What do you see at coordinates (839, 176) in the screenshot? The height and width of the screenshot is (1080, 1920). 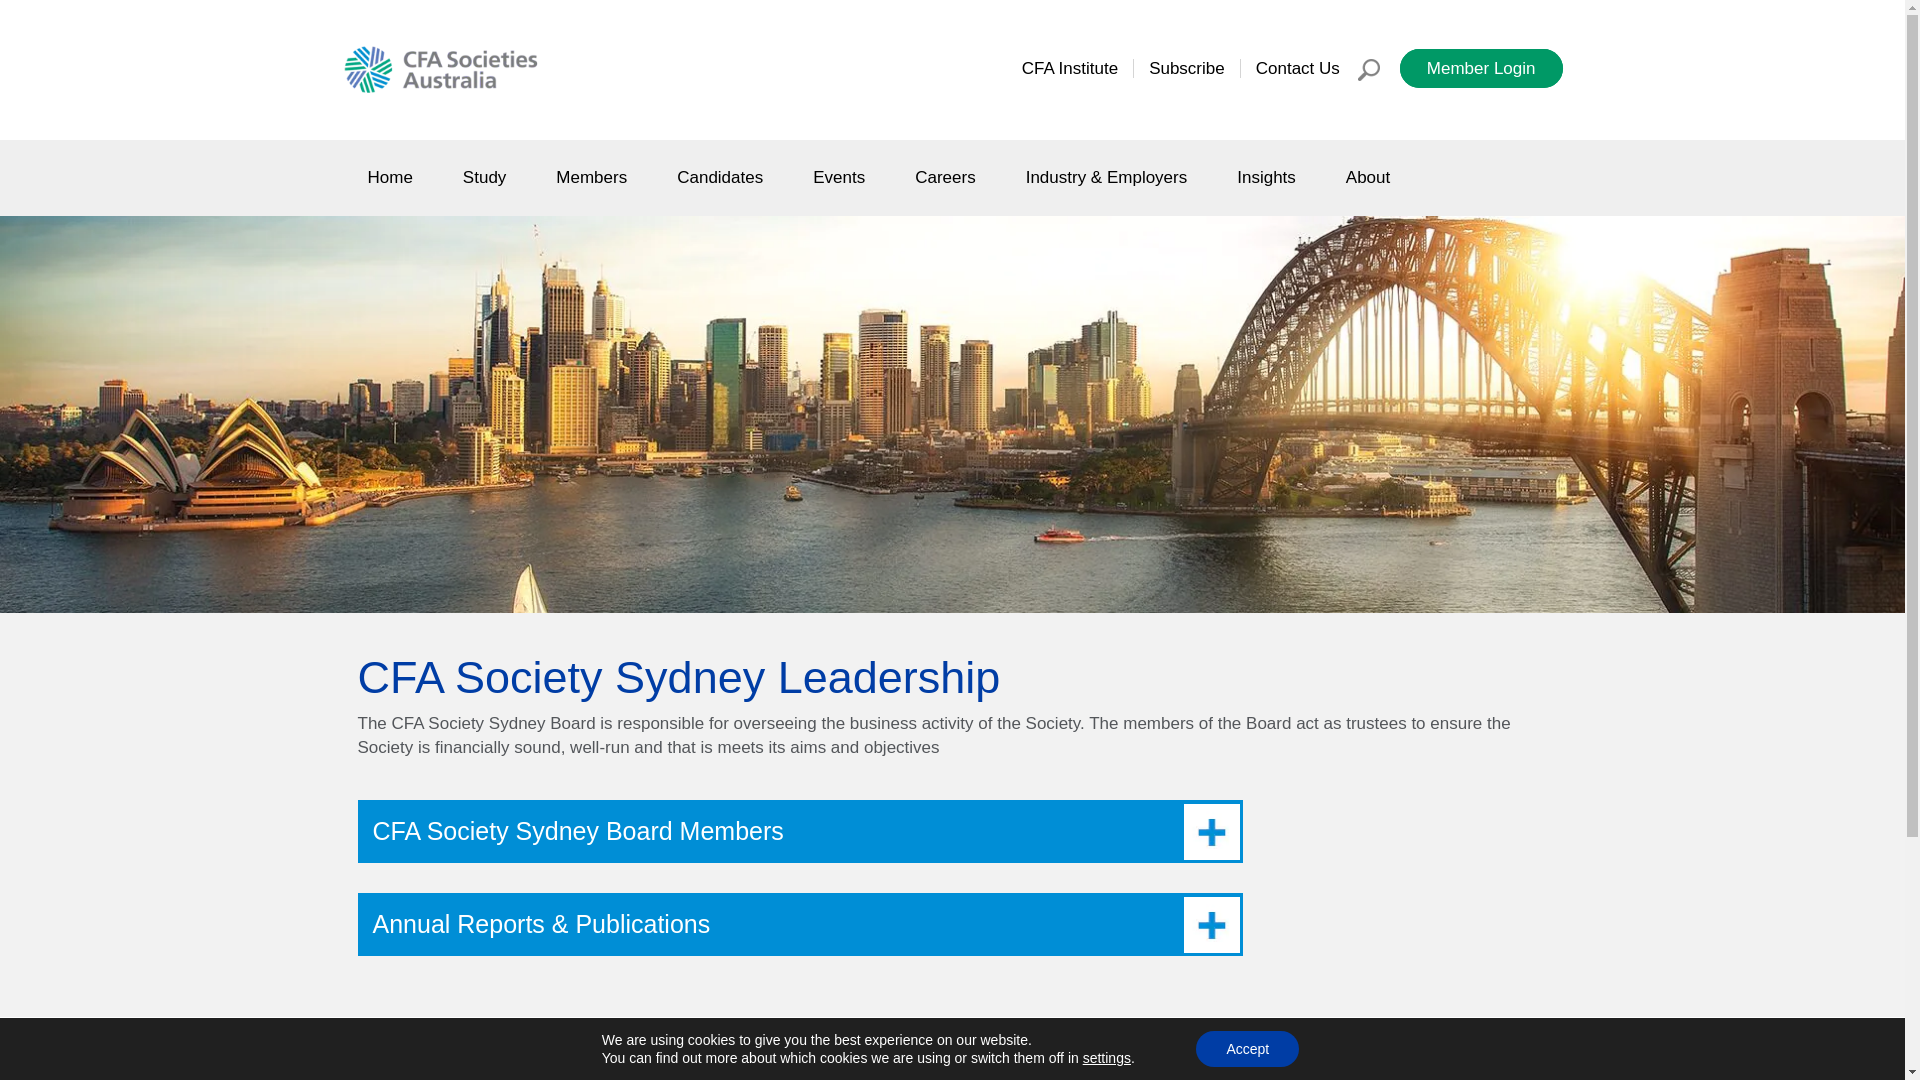 I see `'Events'` at bounding box center [839, 176].